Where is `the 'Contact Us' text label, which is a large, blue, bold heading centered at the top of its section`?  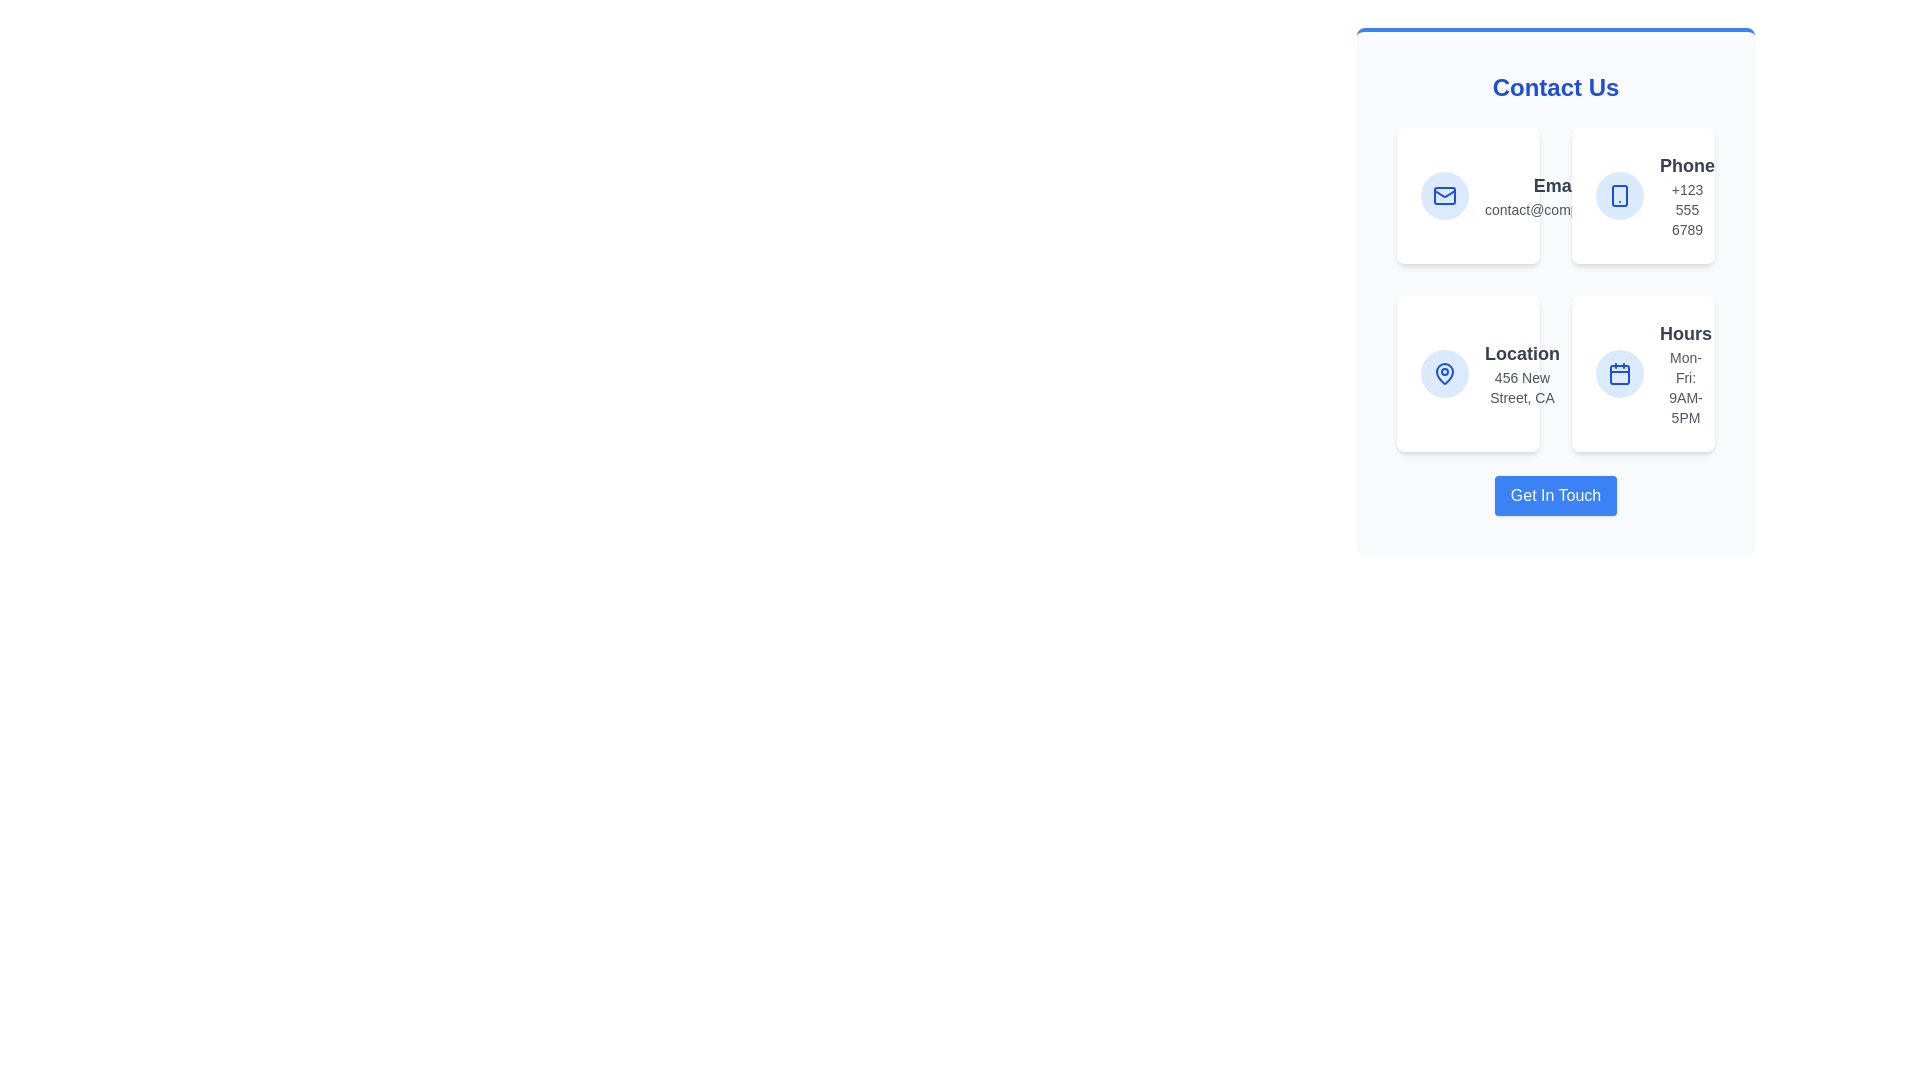
the 'Contact Us' text label, which is a large, blue, bold heading centered at the top of its section is located at coordinates (1554, 87).